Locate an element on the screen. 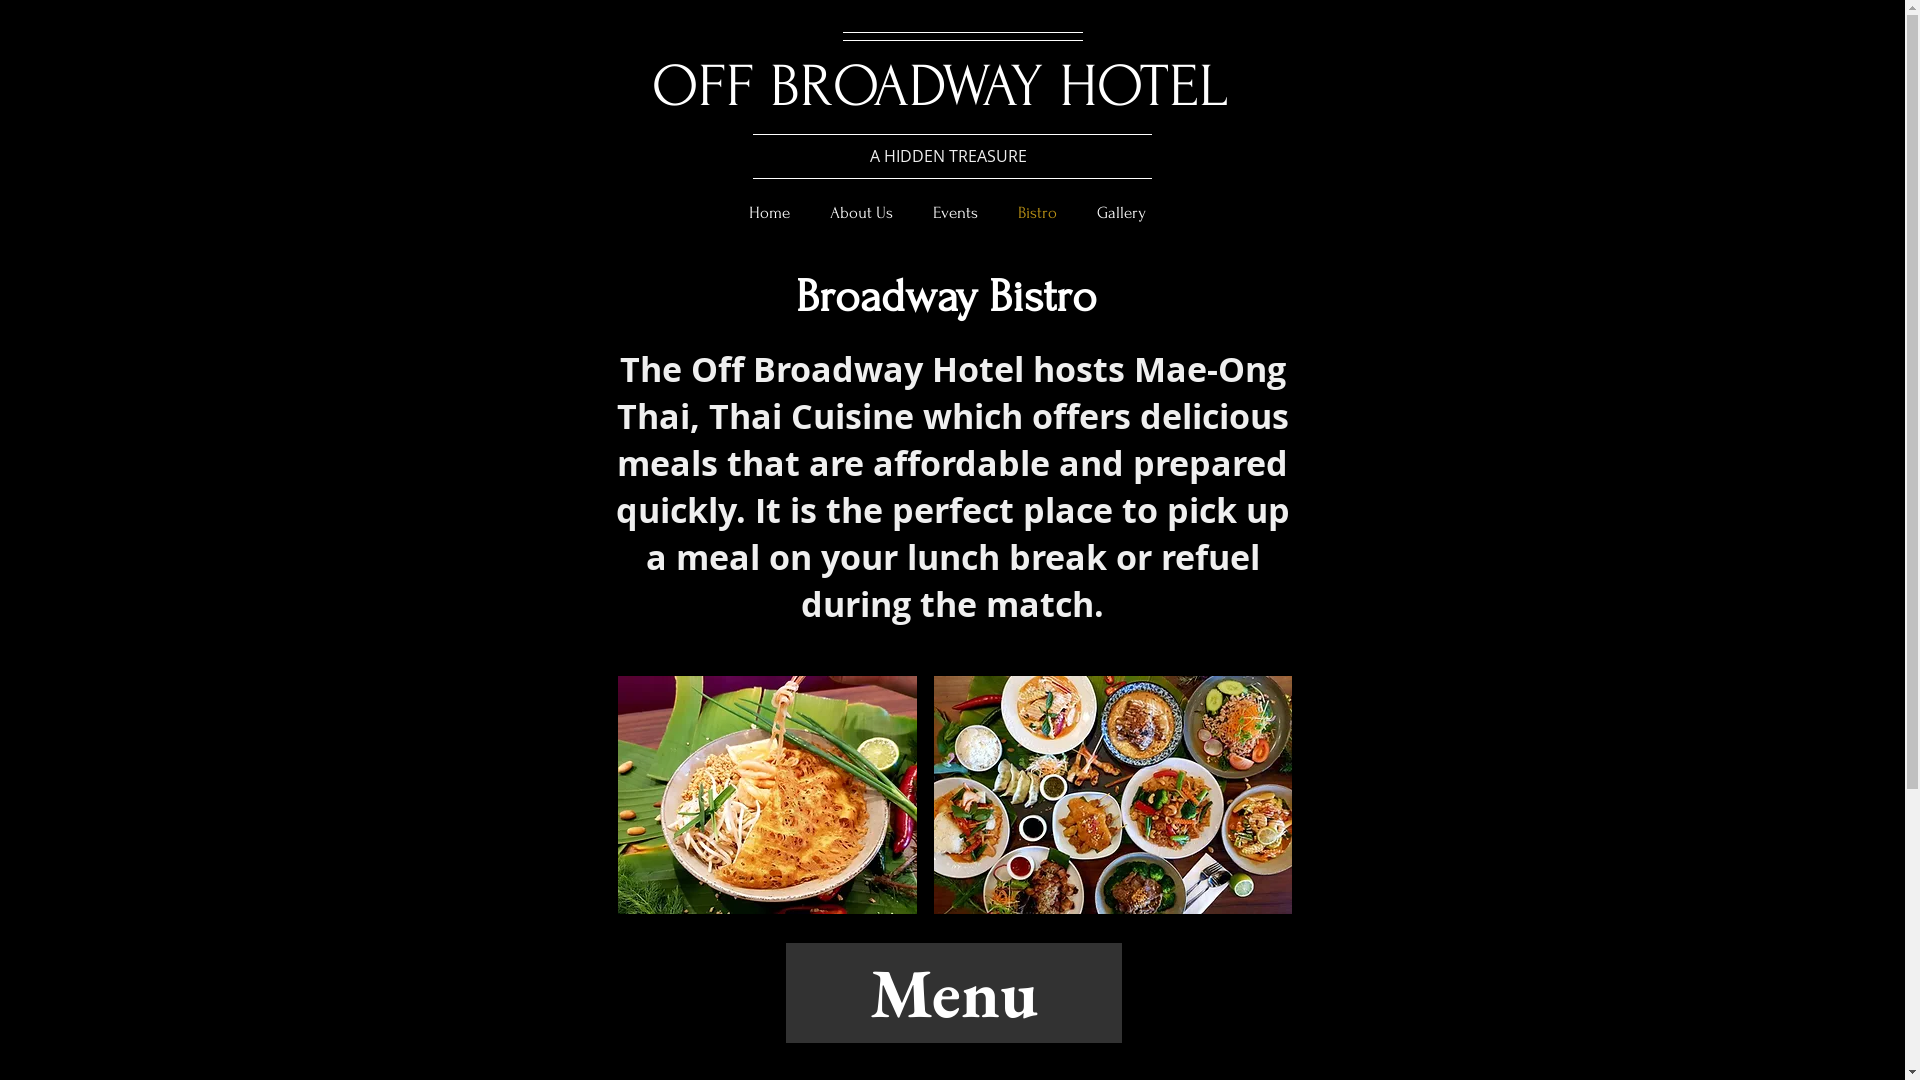  'Gallery' is located at coordinates (1121, 212).